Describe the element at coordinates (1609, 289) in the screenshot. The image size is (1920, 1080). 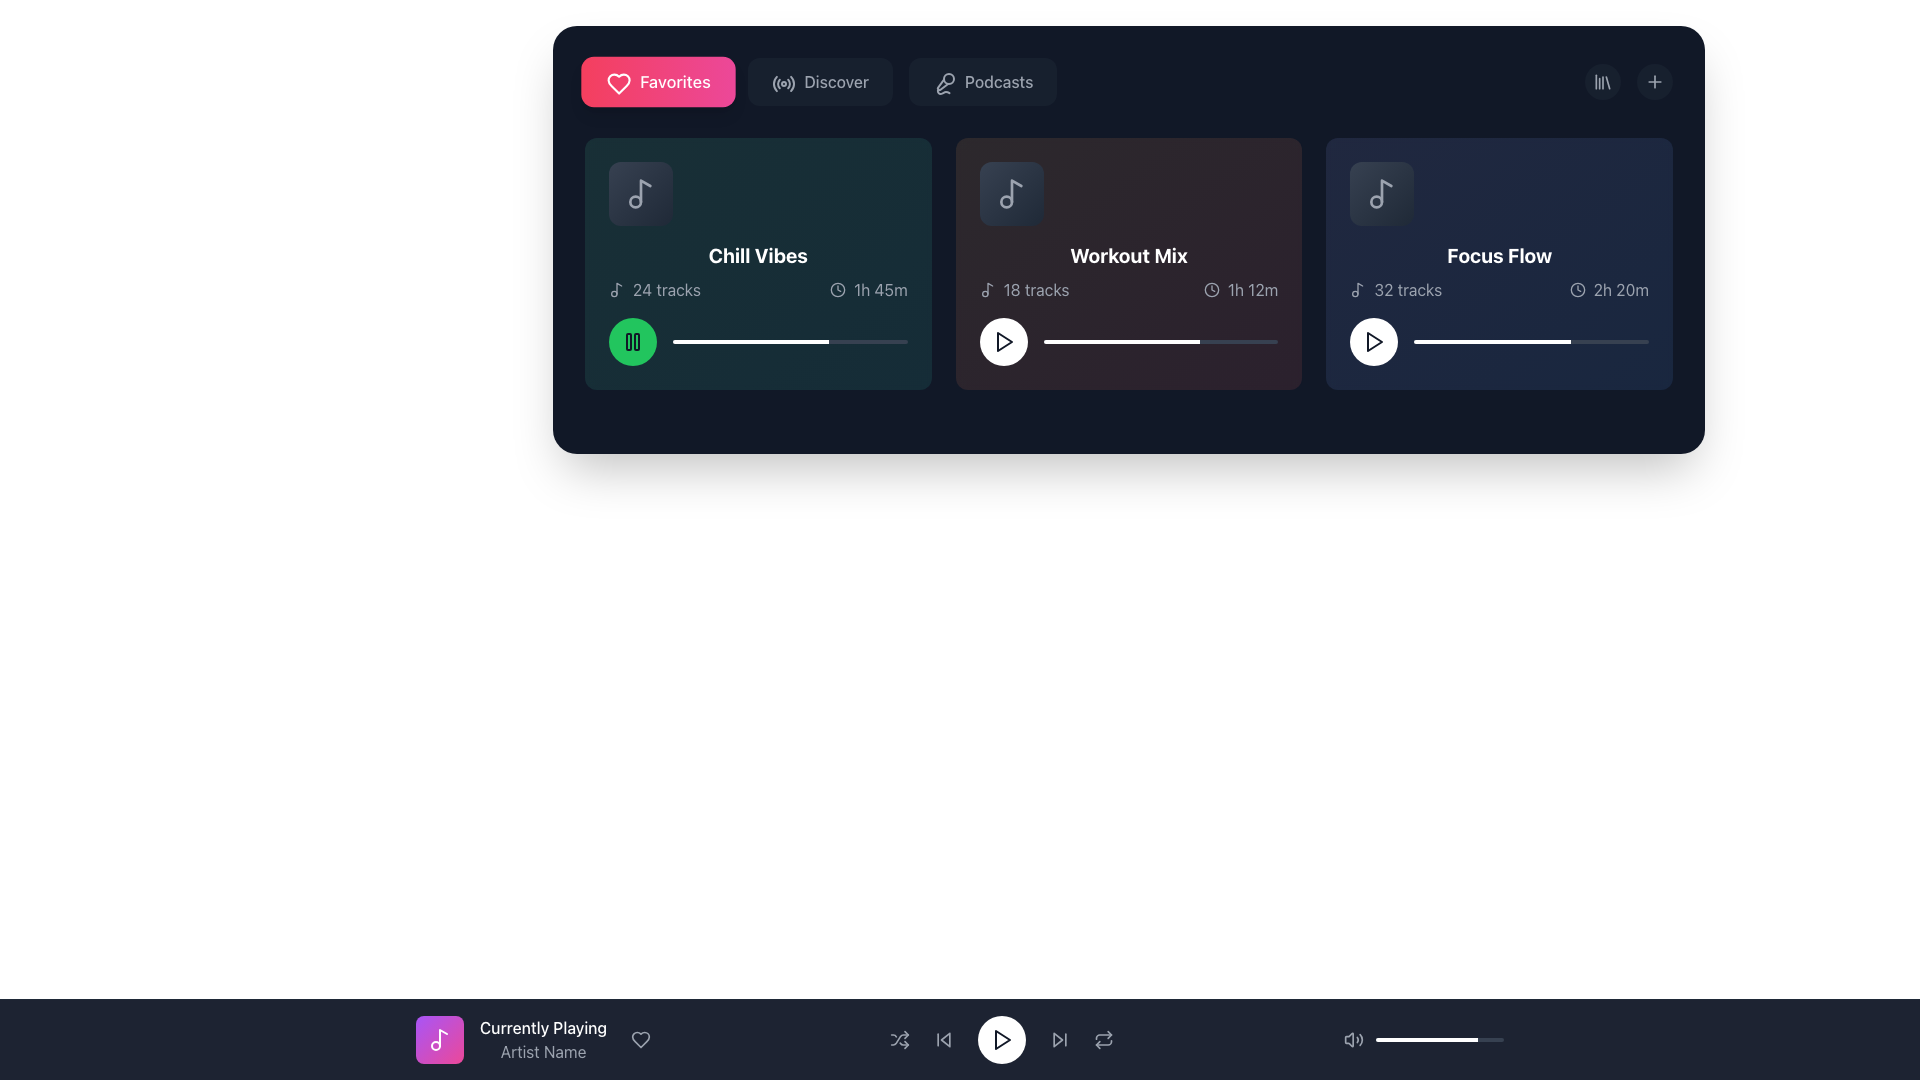
I see `the Text Label with Icon indicating the duration of the playlist (2 hours and 20 minutes) located in the bottom right corner of the 'Focus Flow' card` at that location.